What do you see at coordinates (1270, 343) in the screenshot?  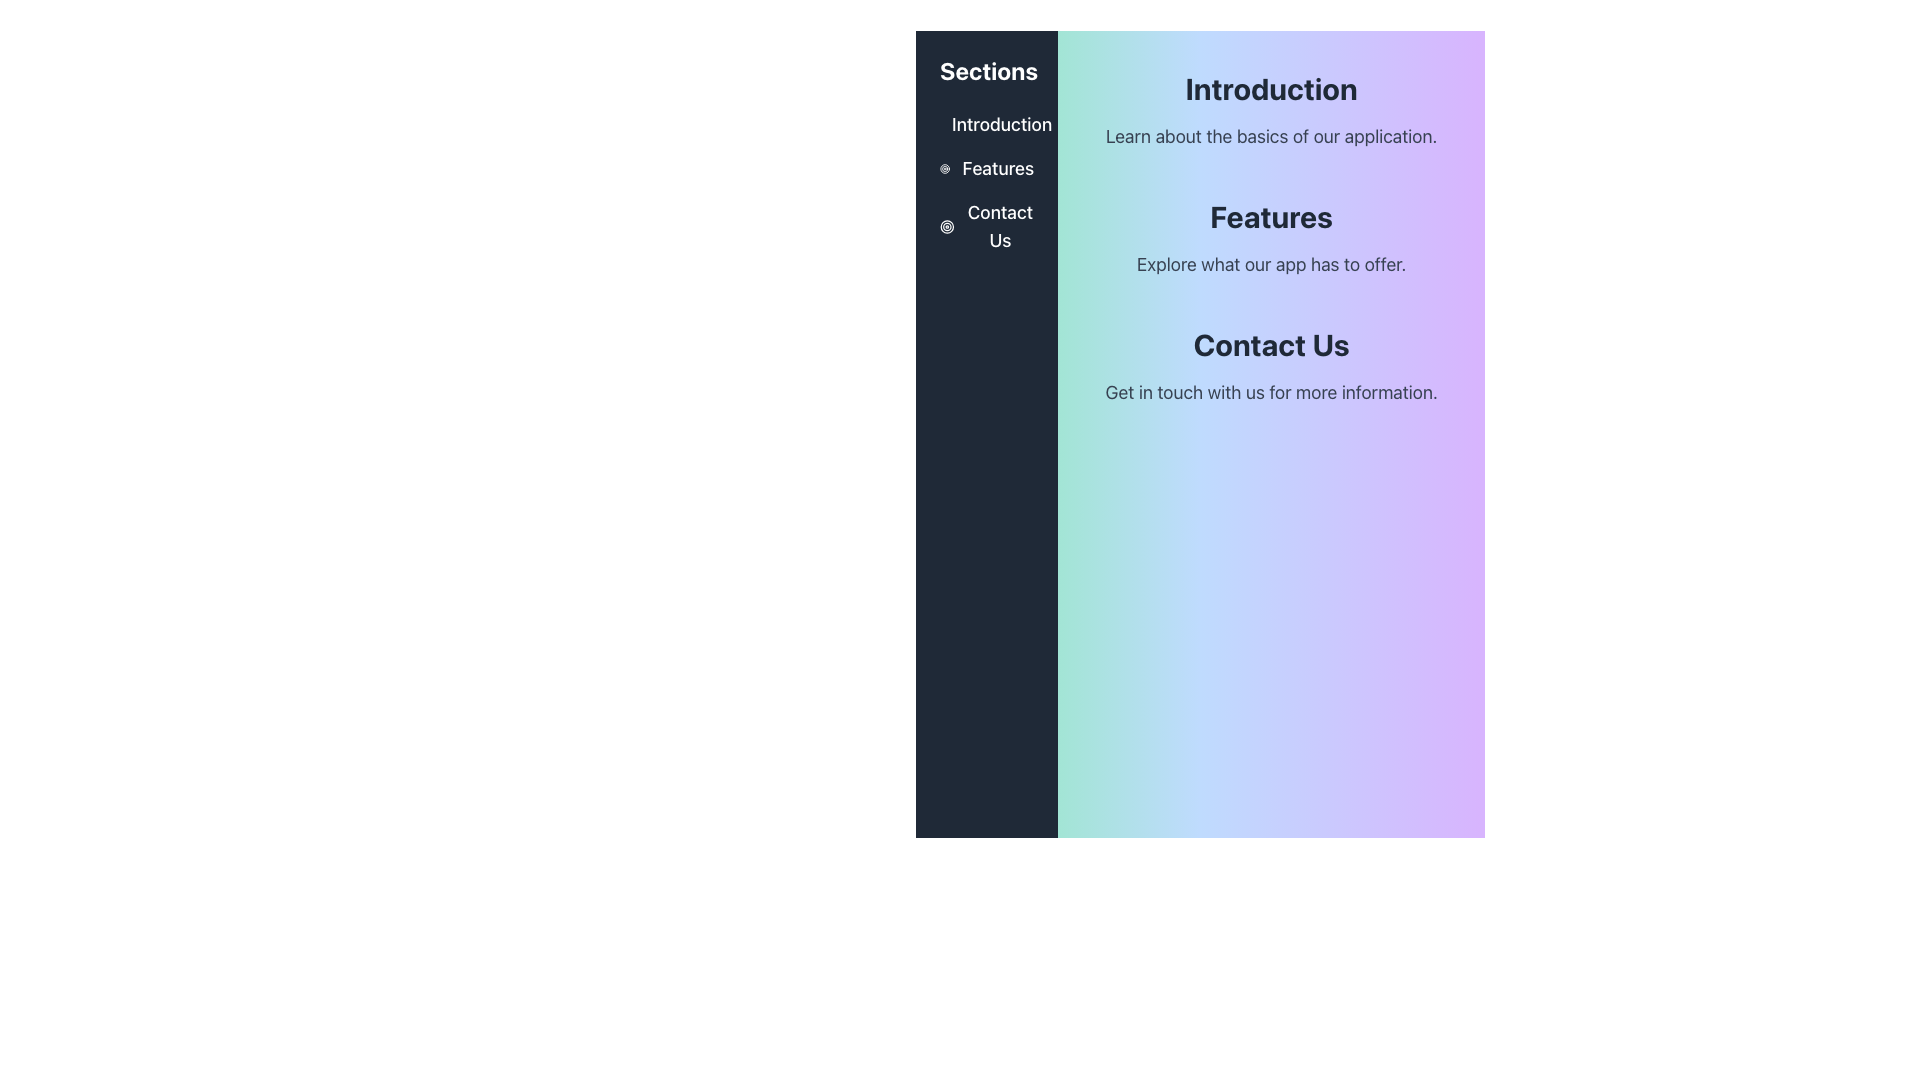 I see `the Static Text Label indicating the 'Contact Us' section, located near the bottom-center of the page` at bounding box center [1270, 343].